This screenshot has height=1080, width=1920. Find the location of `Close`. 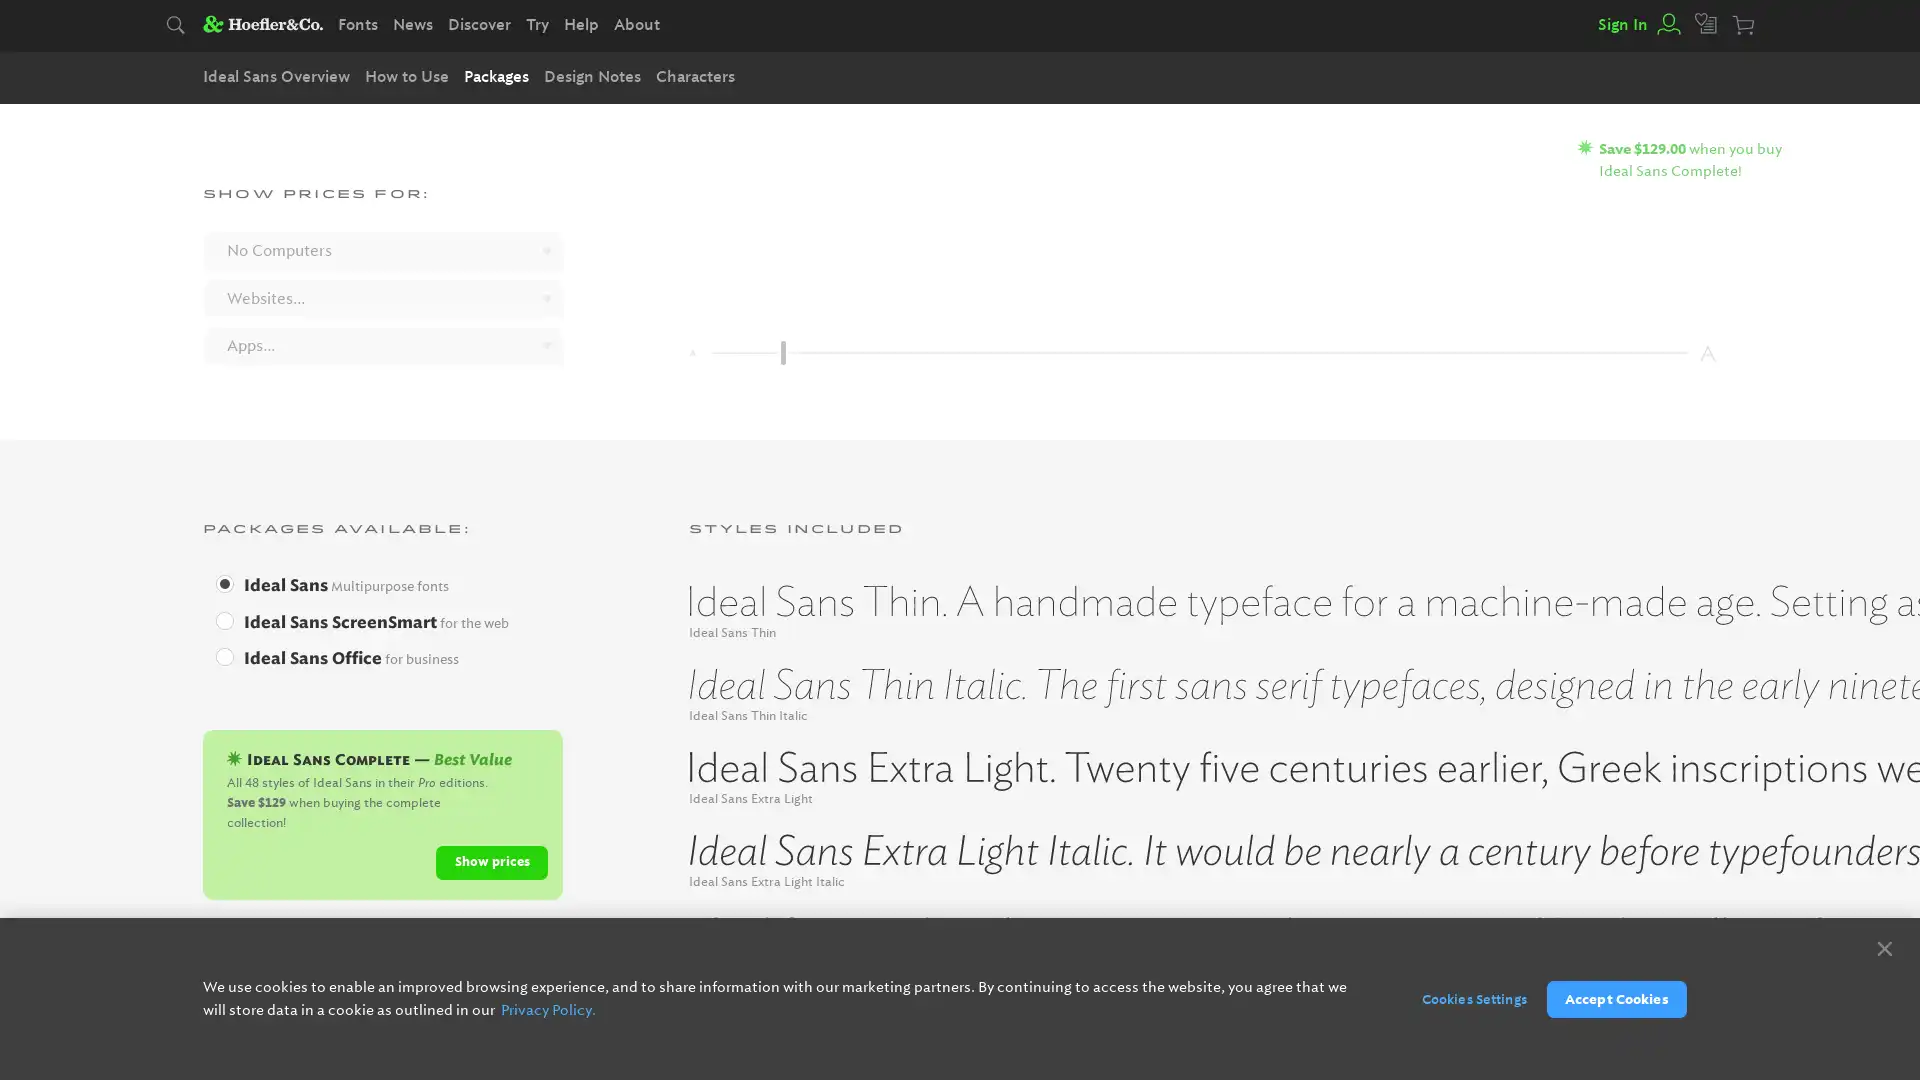

Close is located at coordinates (1883, 947).